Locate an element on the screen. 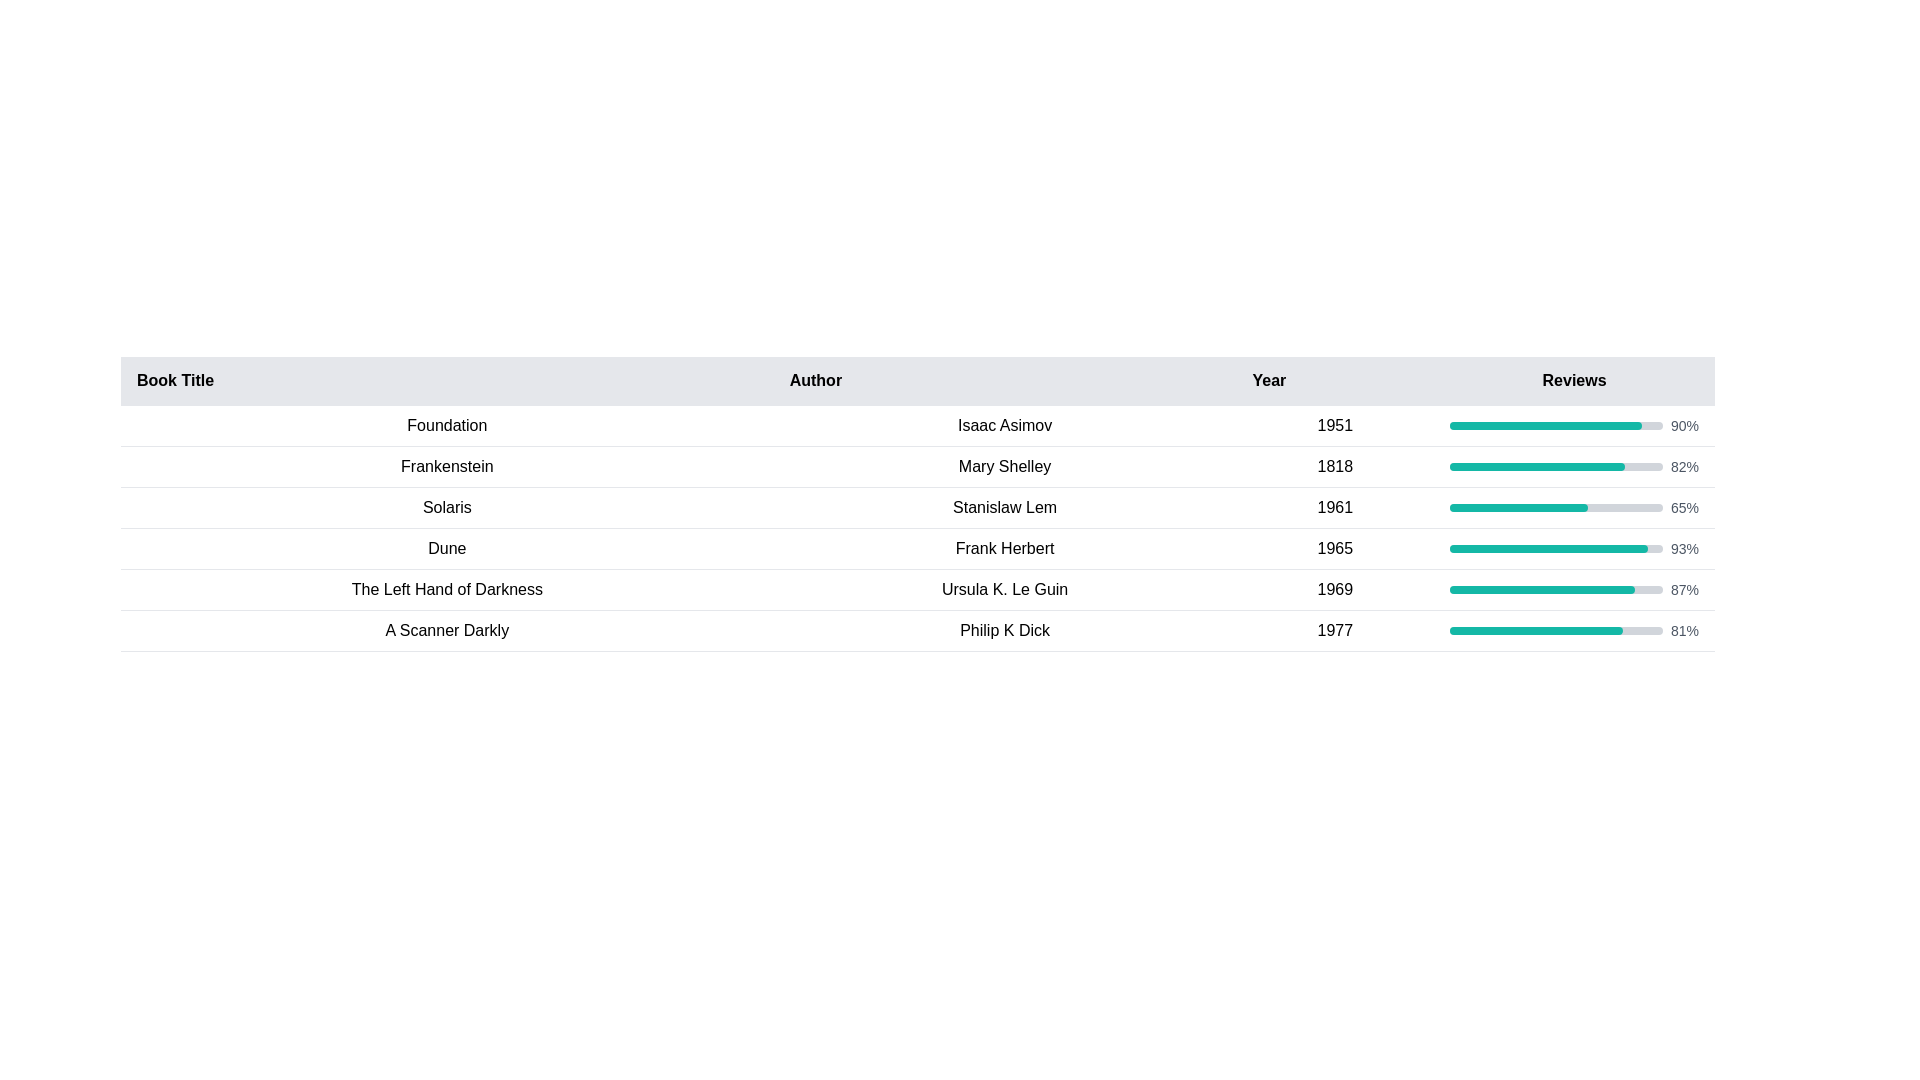 The height and width of the screenshot is (1080, 1920). the static text element that displays the publication year of the book 'Foundation' by 'Isaac Asimov' located in the third column of the corresponding row in the table is located at coordinates (1335, 424).